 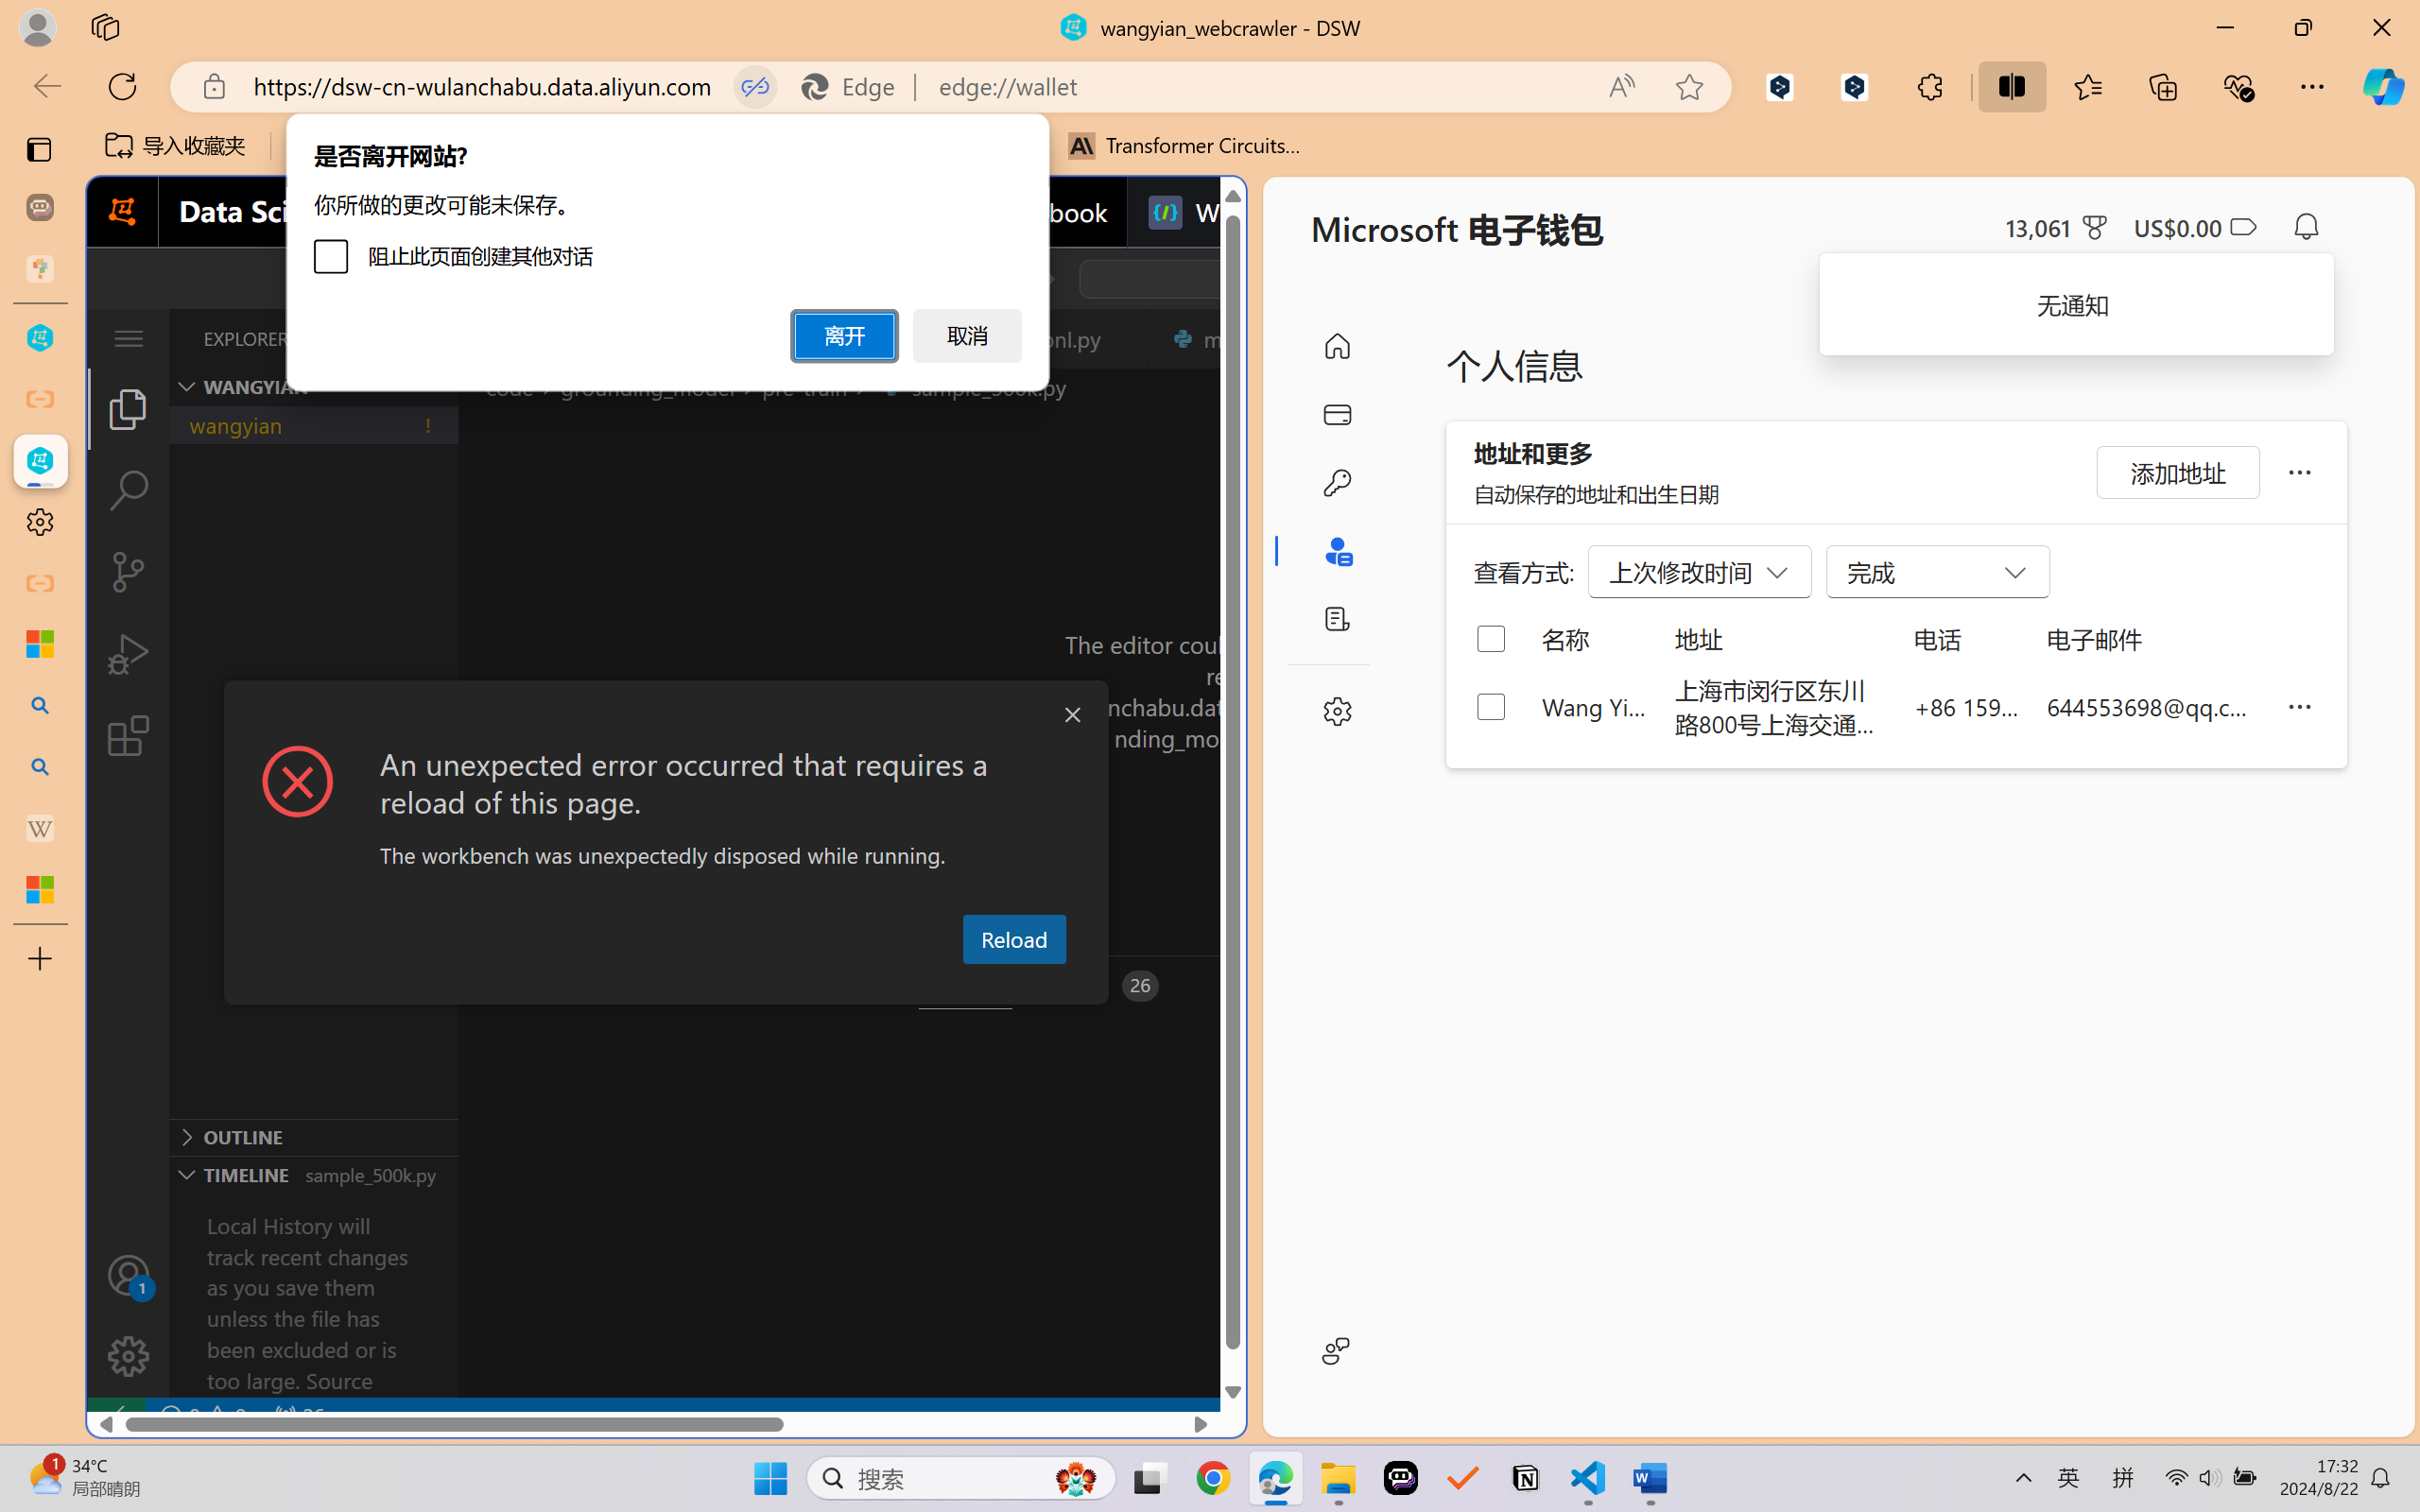 What do you see at coordinates (807, 986) in the screenshot?
I see `'Debug Console (Ctrl+Shift+Y)'` at bounding box center [807, 986].